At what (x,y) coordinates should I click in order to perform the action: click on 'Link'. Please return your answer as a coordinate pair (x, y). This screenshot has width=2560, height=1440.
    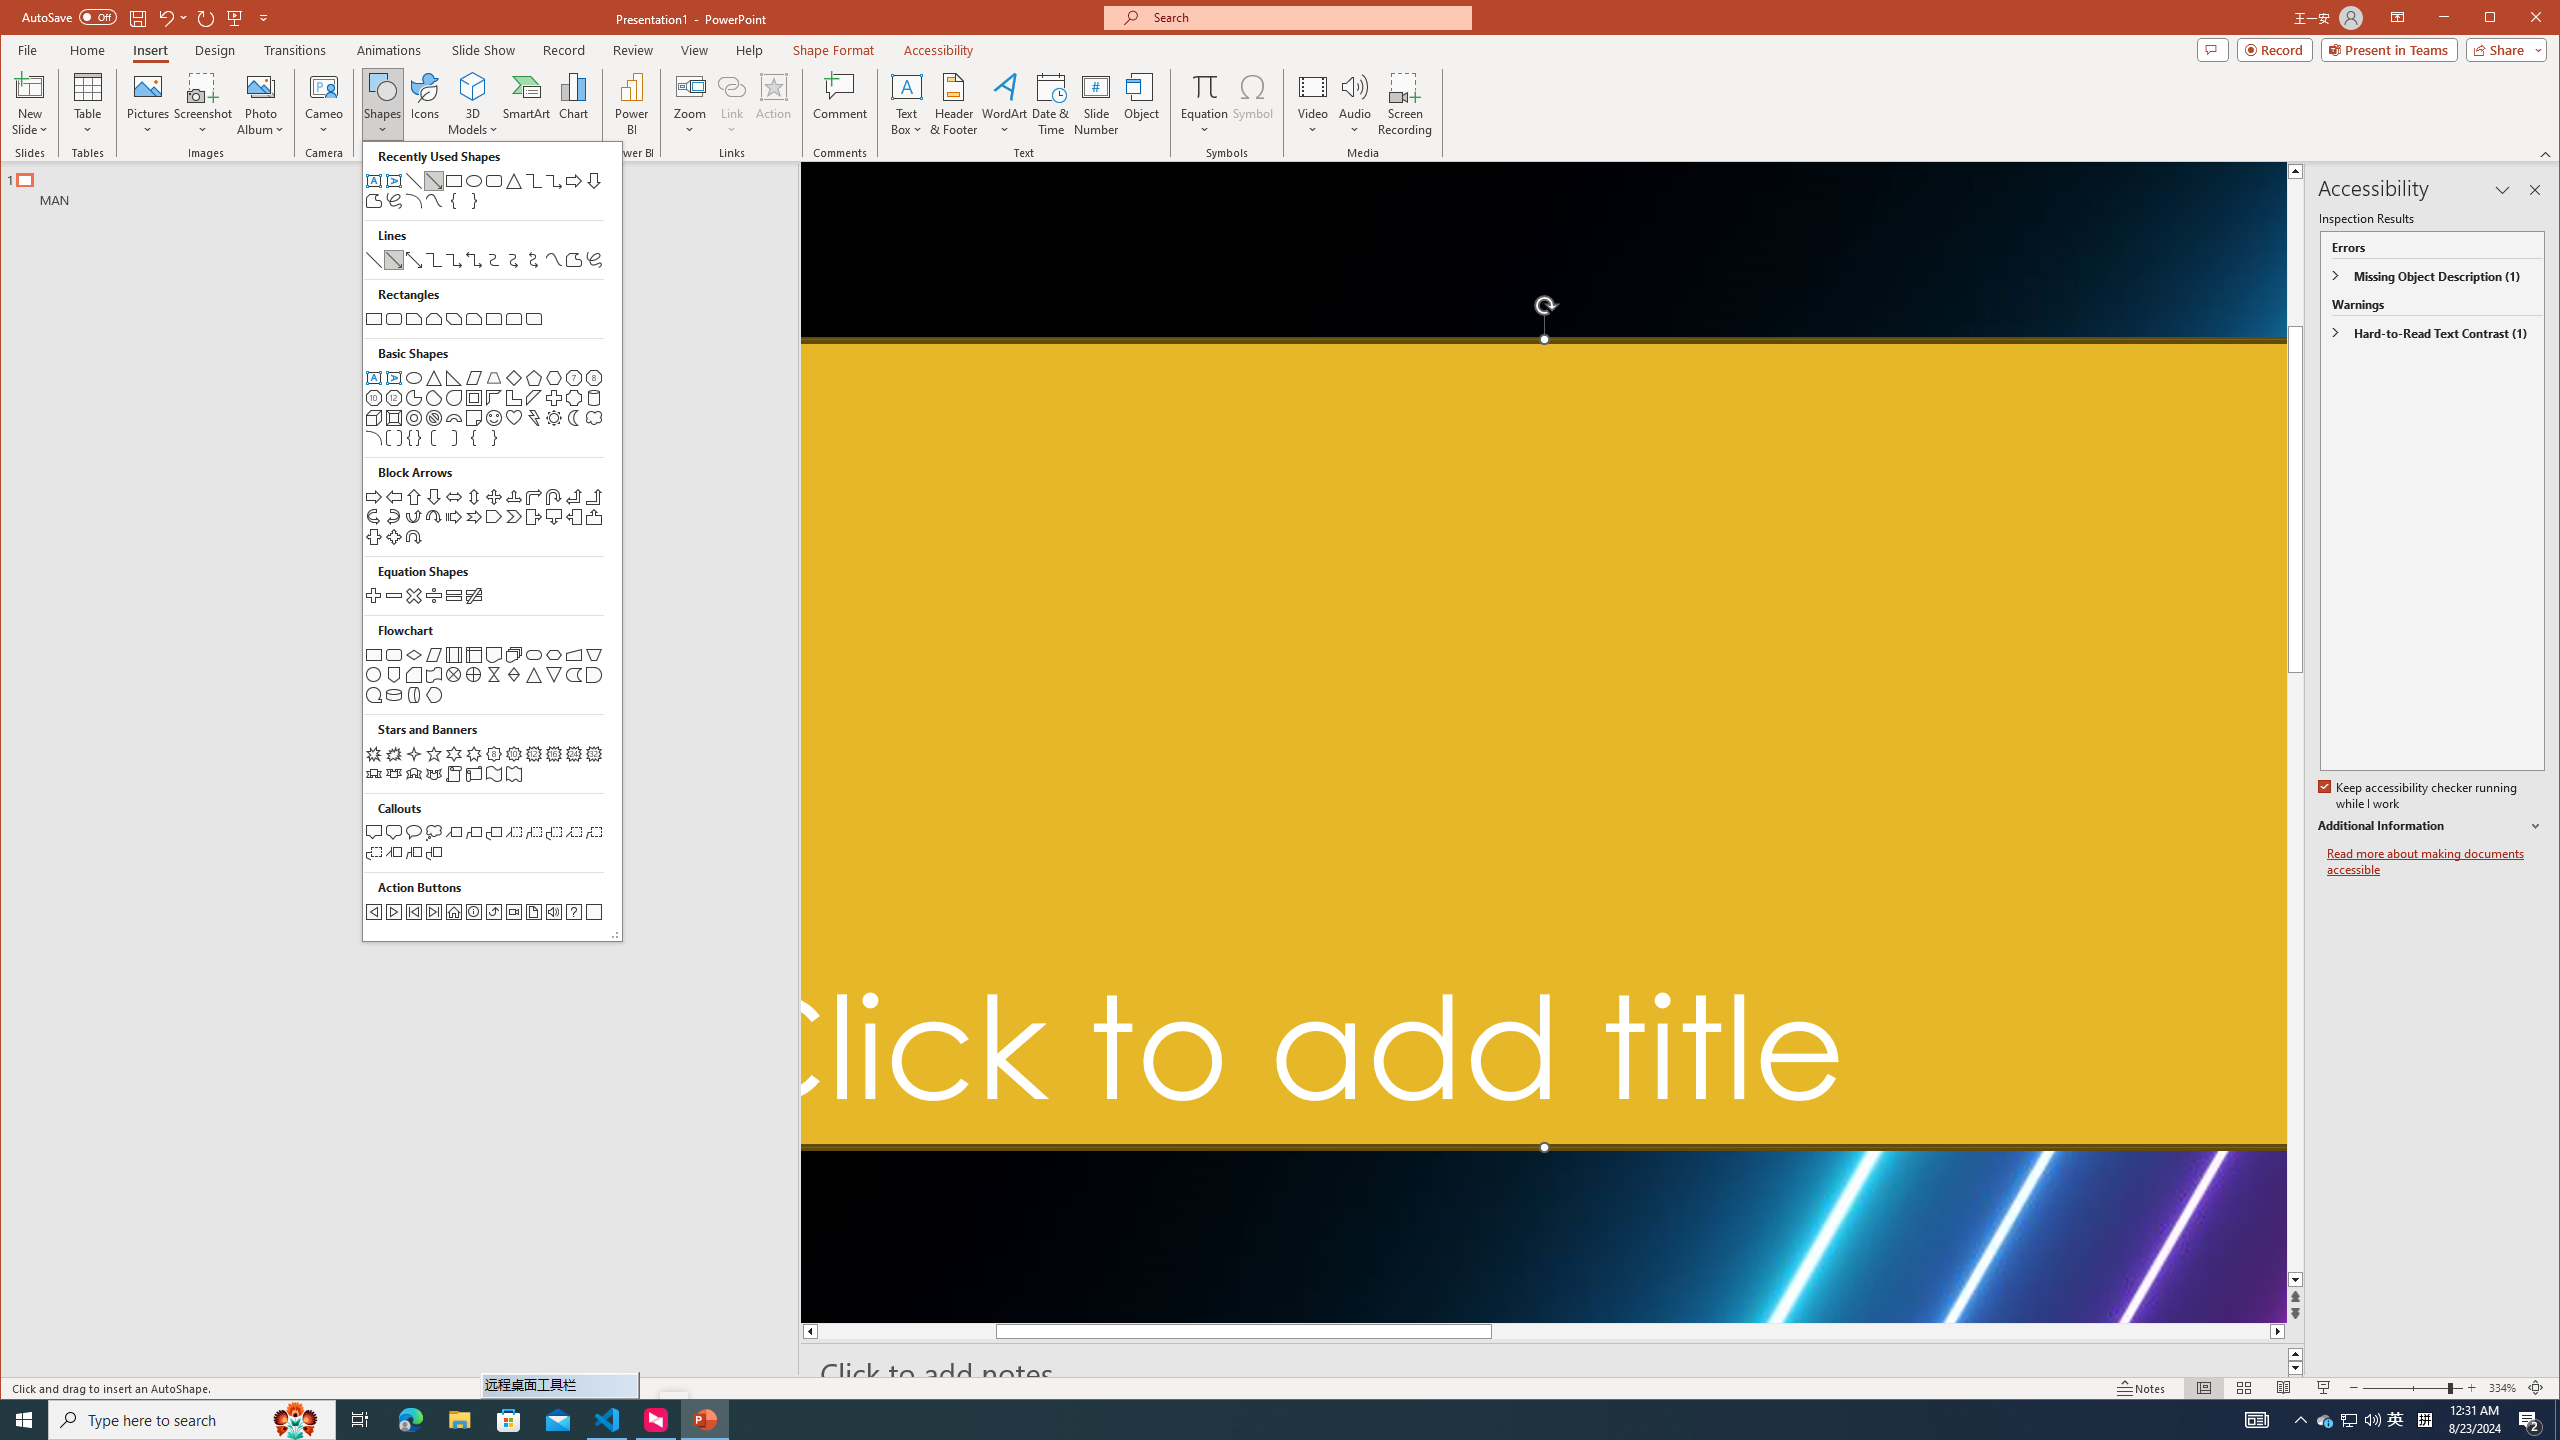
    Looking at the image, I should click on (731, 85).